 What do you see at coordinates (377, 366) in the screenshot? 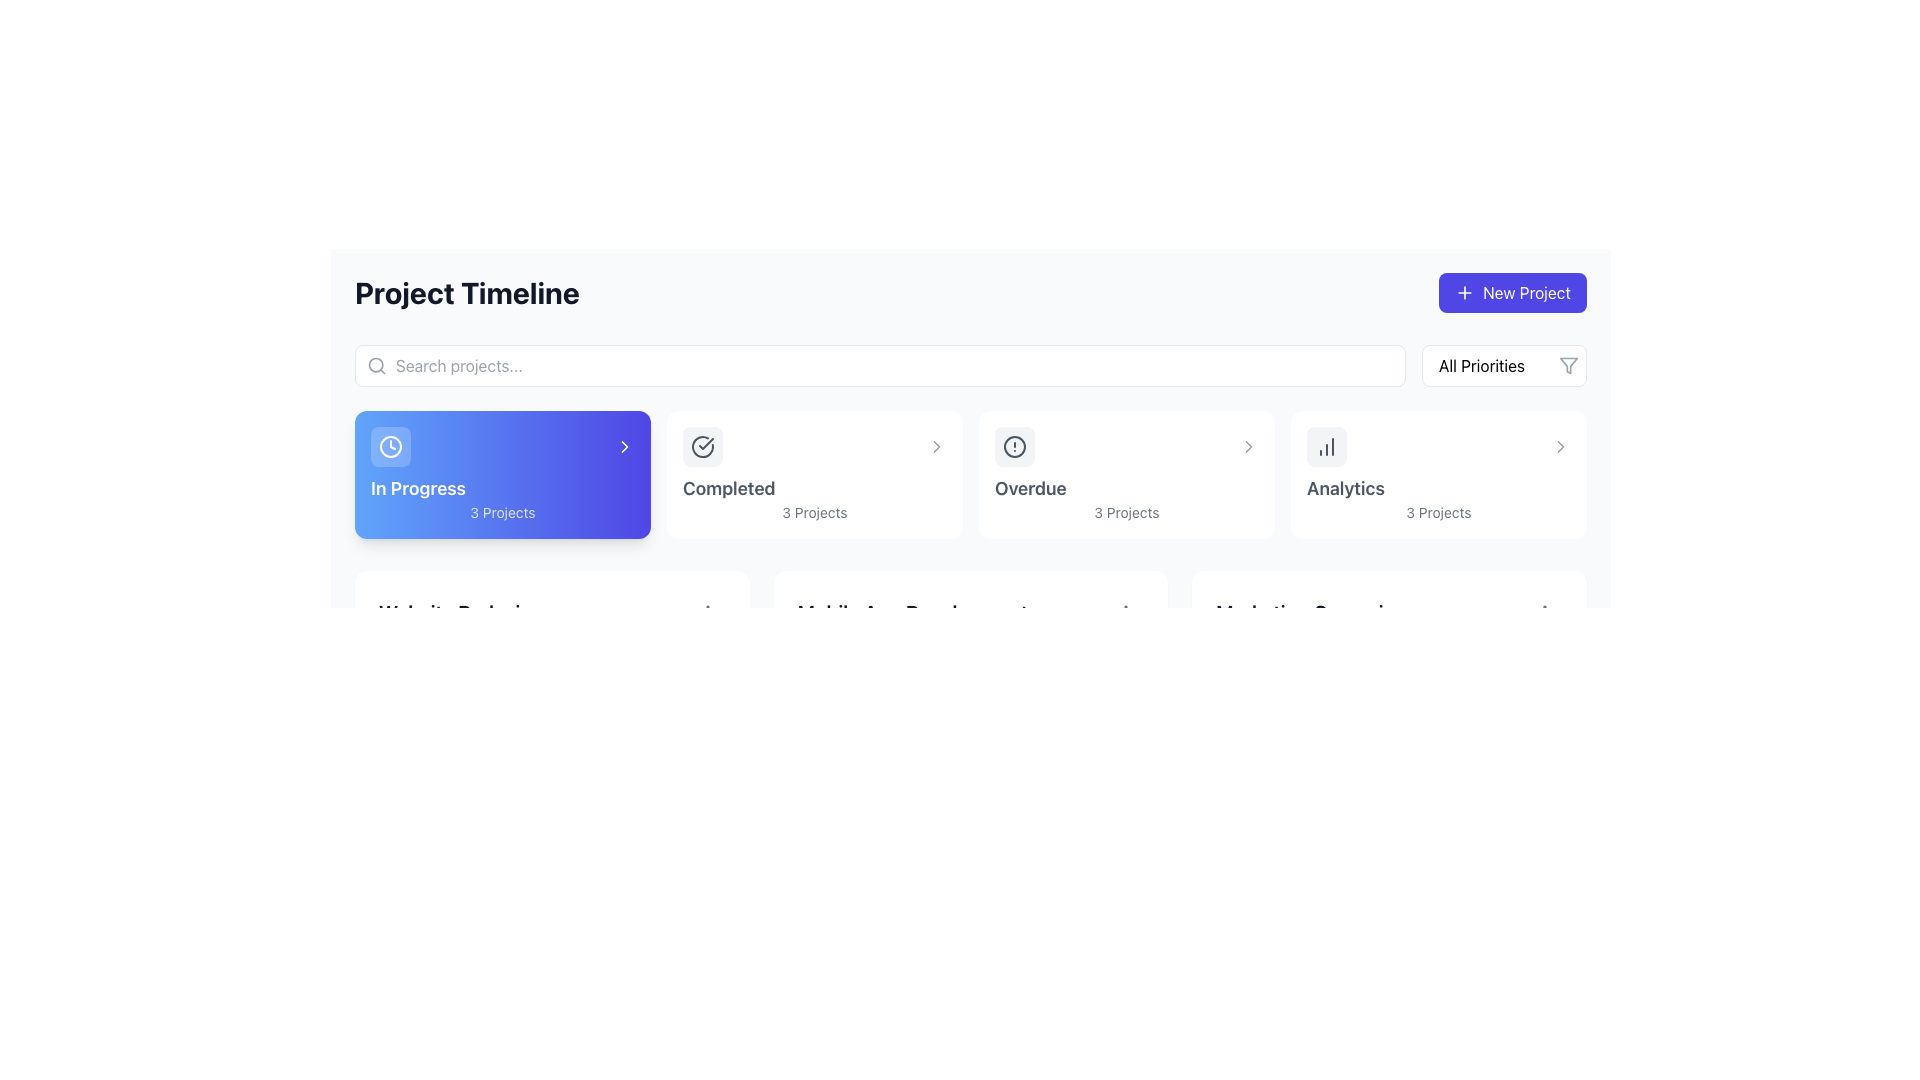
I see `the search icon, which is a light gray magnifying glass with a thin, rounded outline, located on the left side of the input field aligned with the placeholder text 'Search projects...'` at bounding box center [377, 366].